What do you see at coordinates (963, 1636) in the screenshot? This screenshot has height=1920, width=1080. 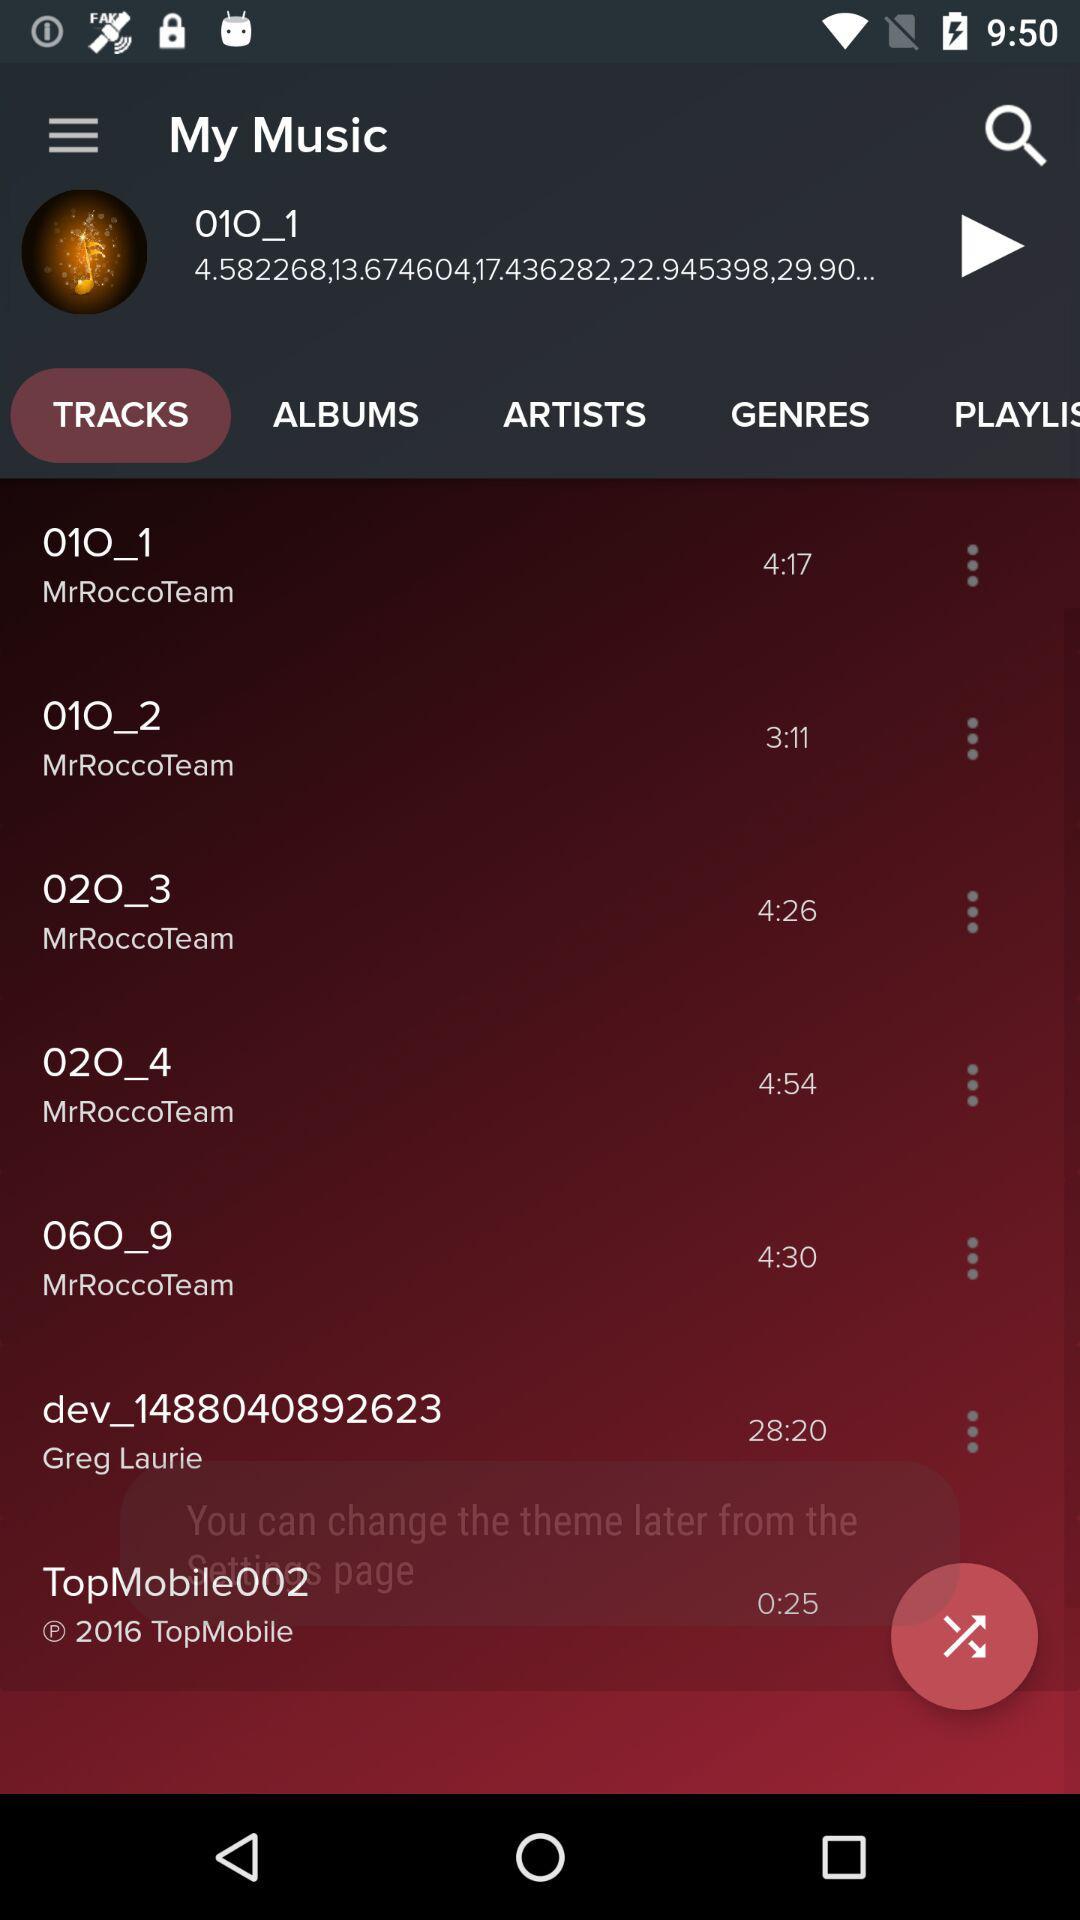 I see `the icon to the right of the 0:25 item` at bounding box center [963, 1636].